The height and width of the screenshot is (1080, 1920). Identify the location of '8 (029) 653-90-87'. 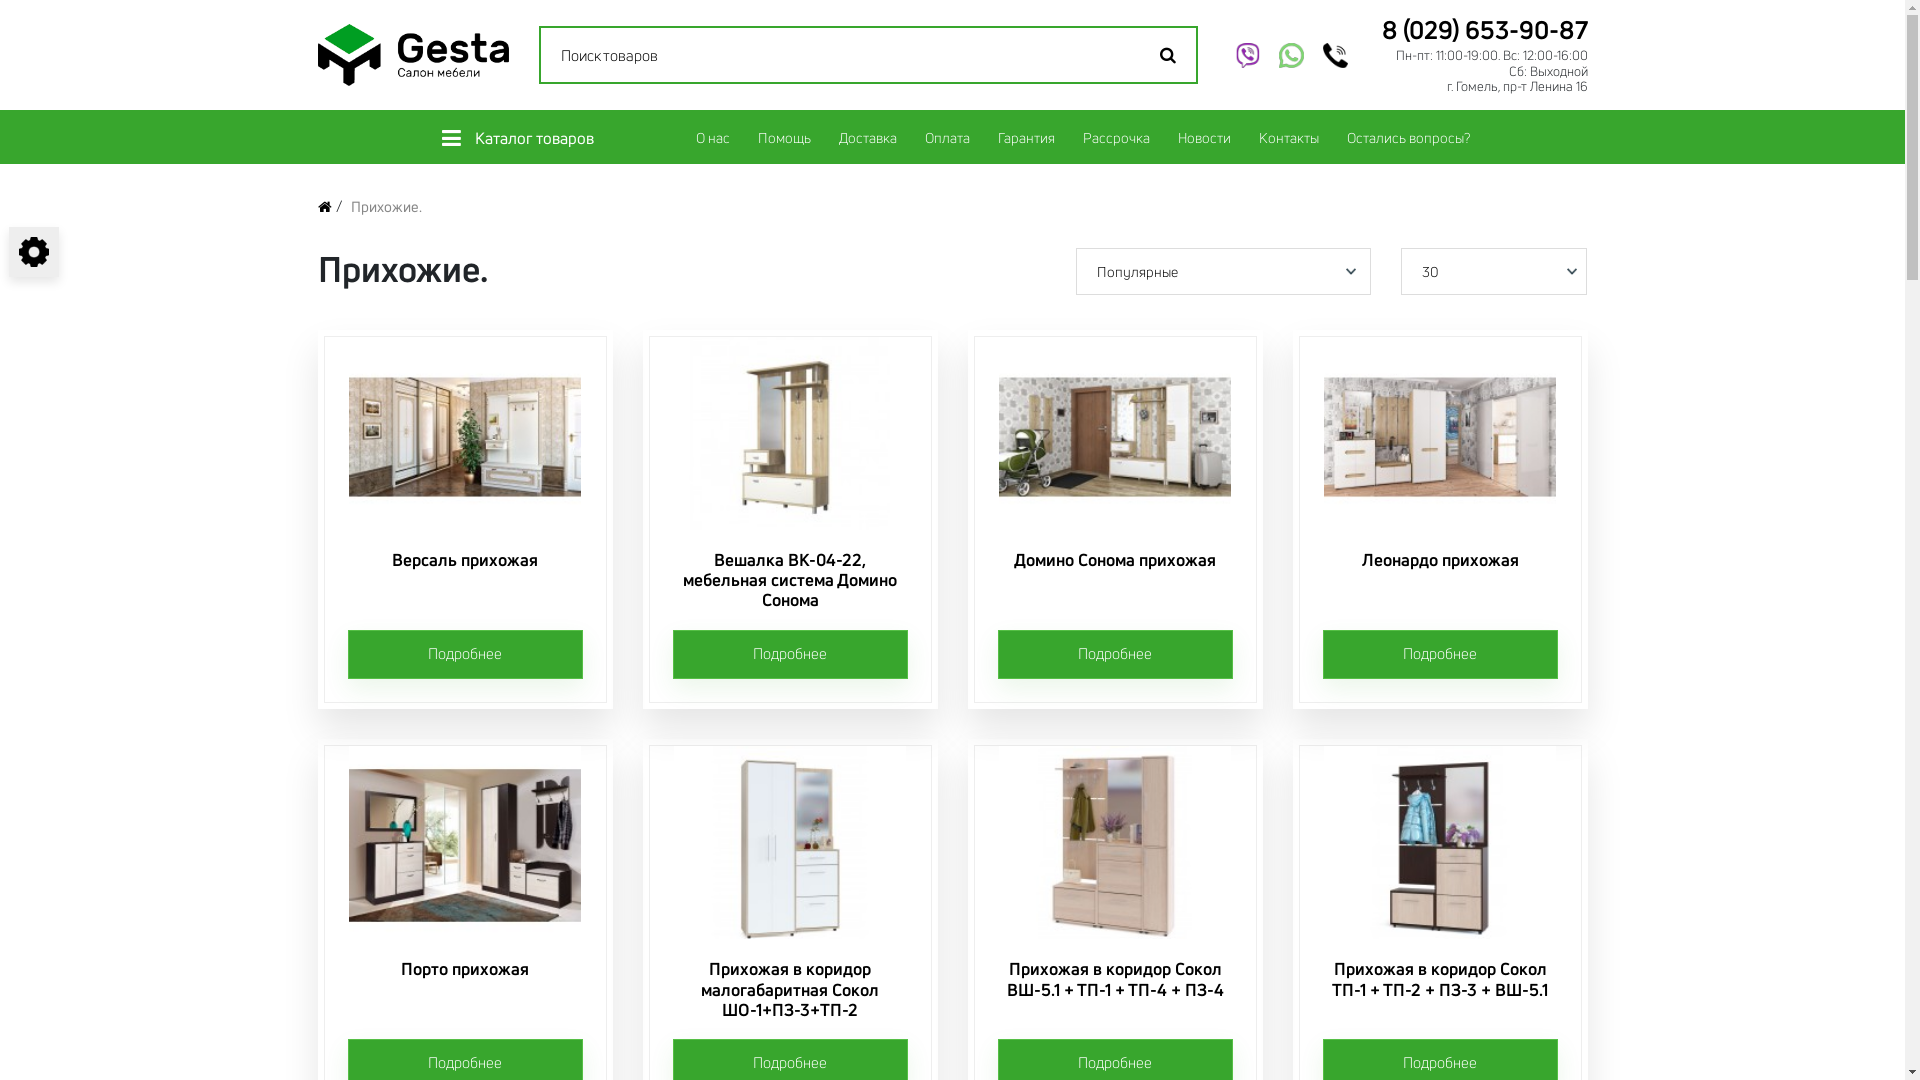
(1484, 30).